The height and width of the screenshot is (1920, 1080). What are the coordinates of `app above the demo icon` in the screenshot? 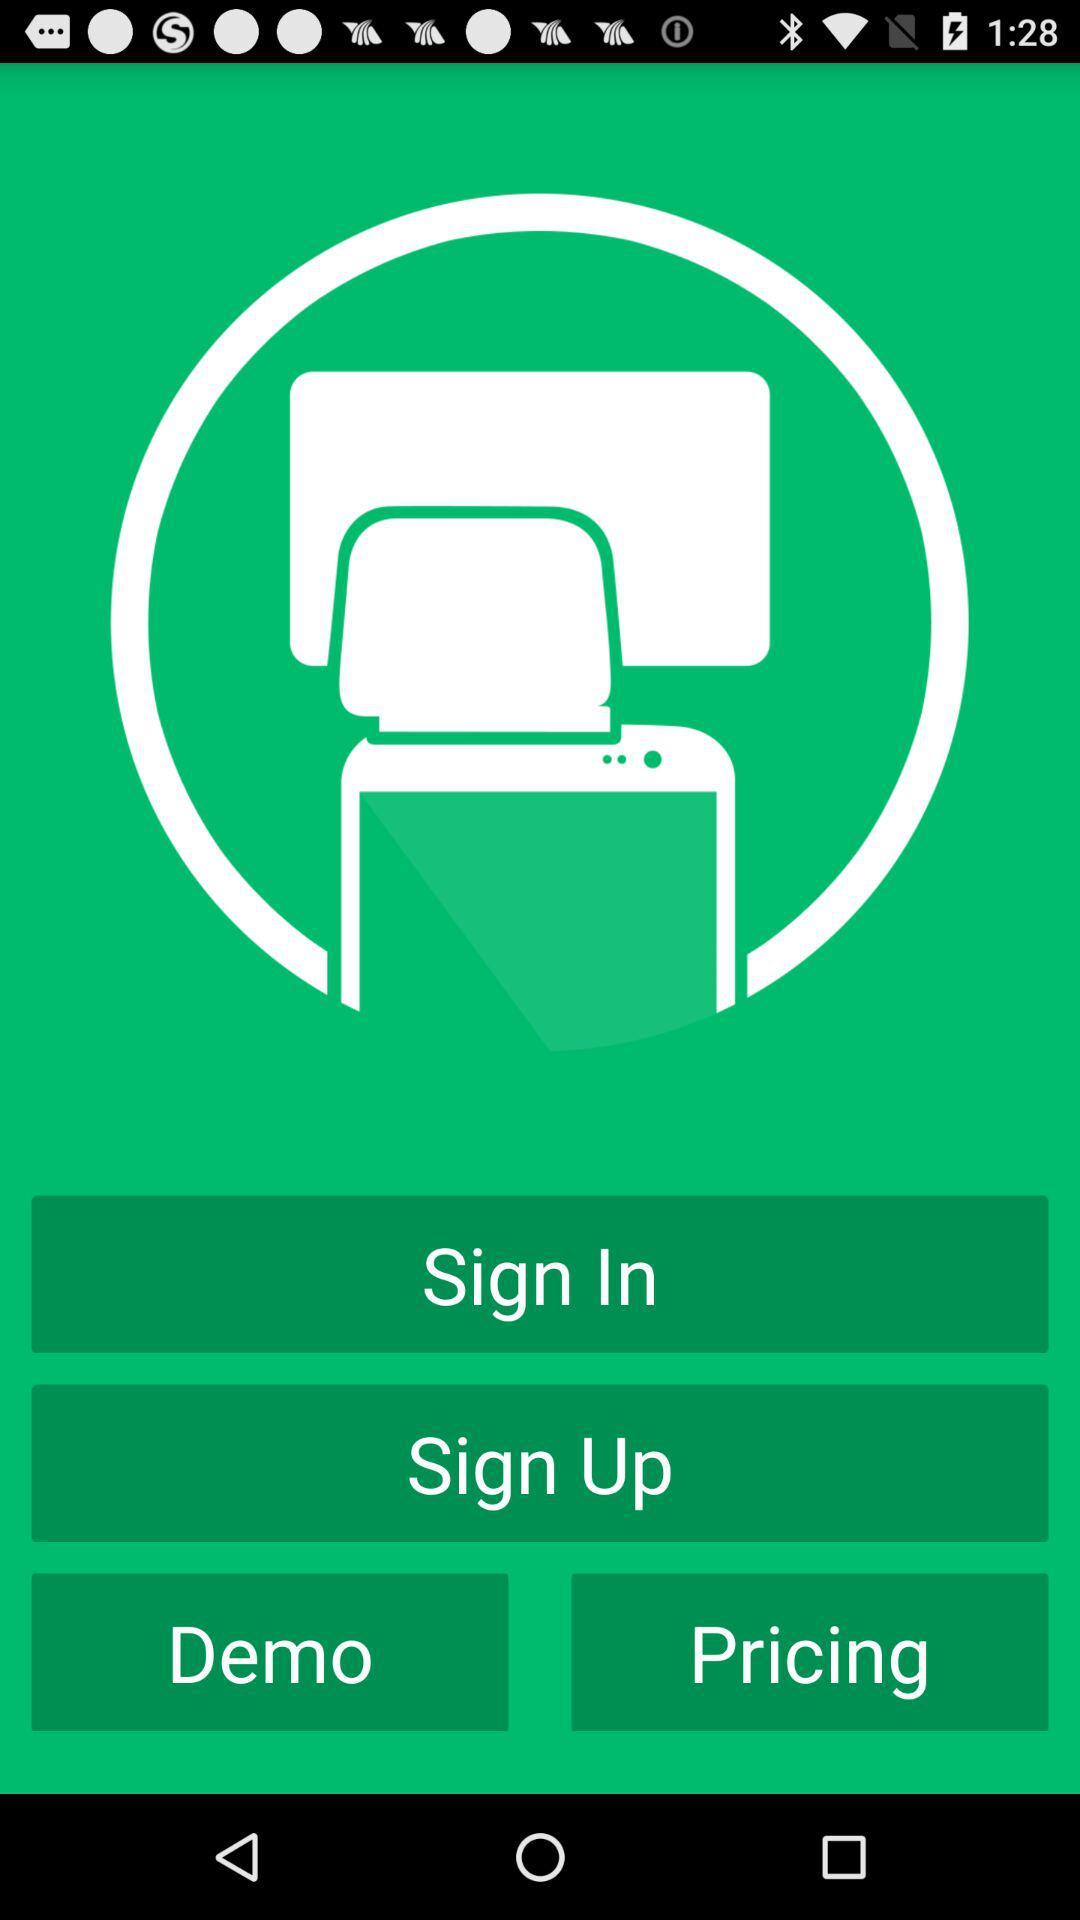 It's located at (540, 1463).